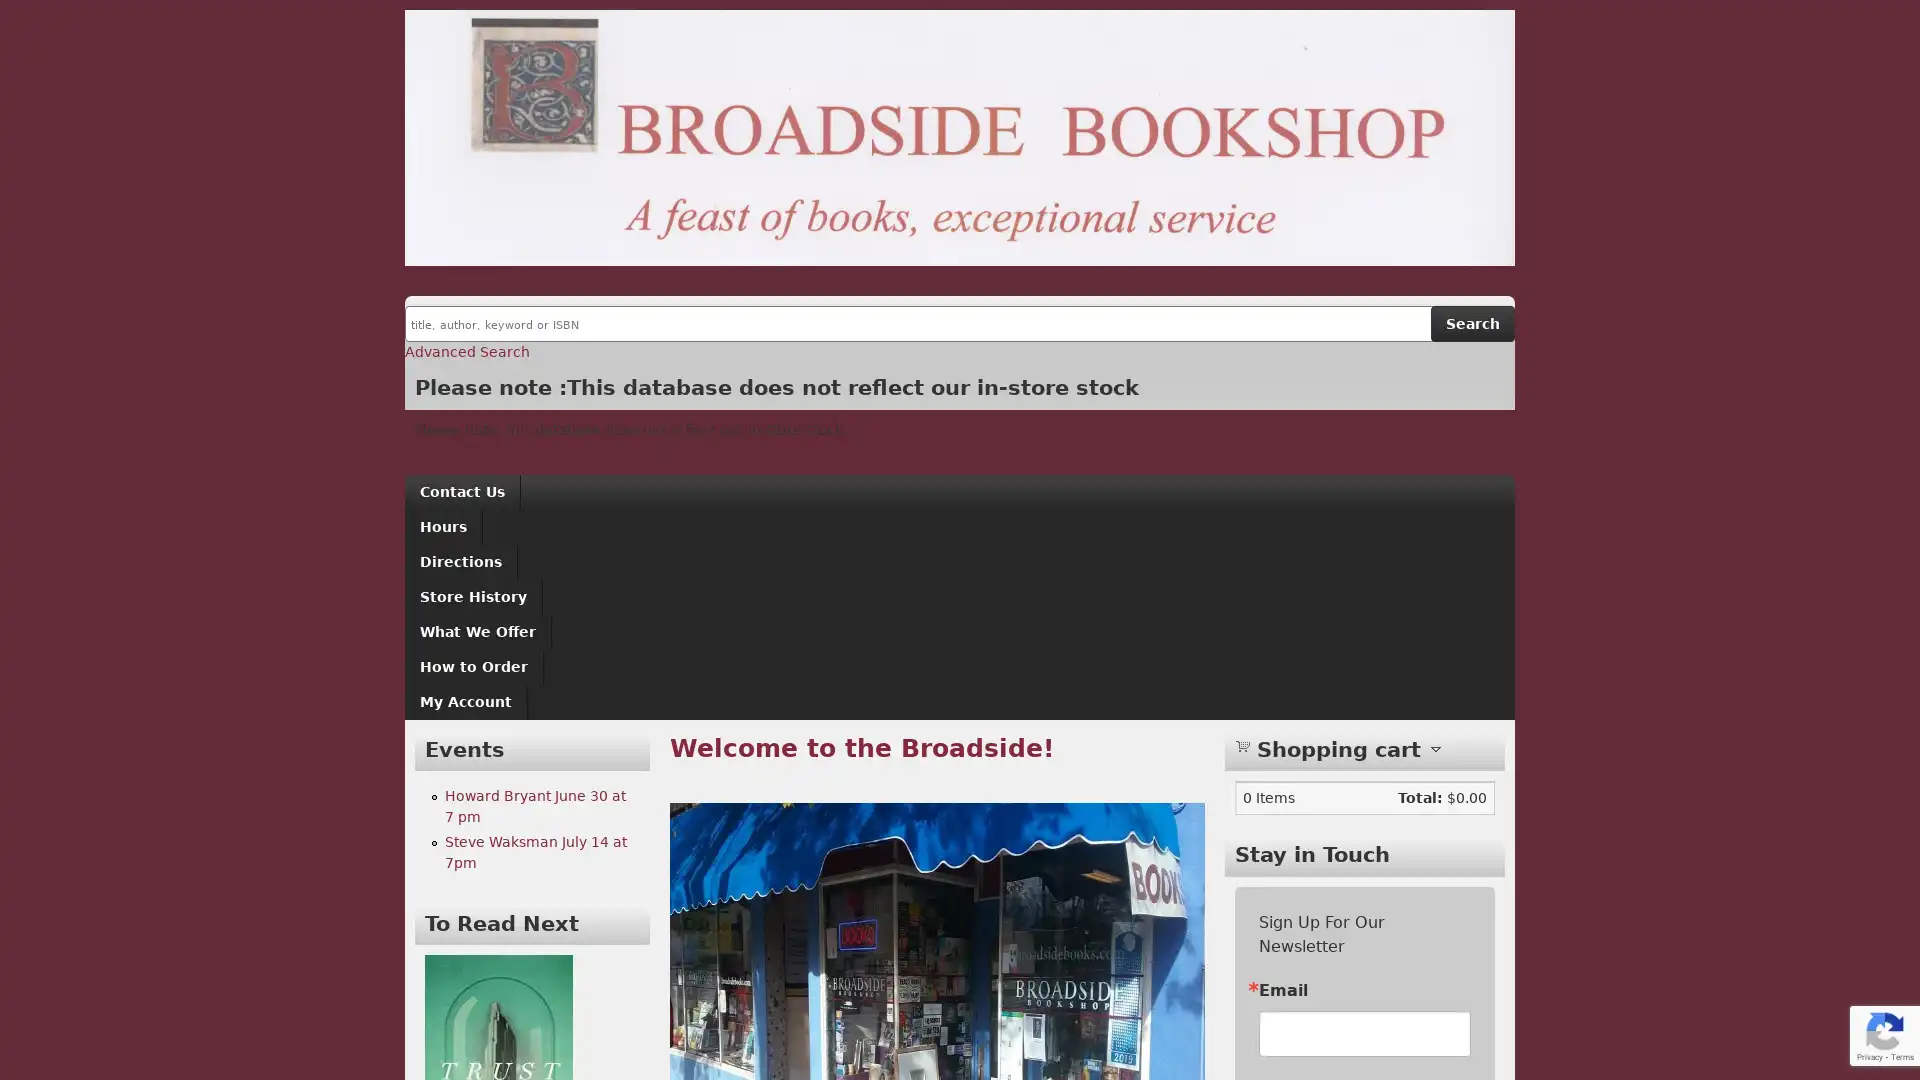  What do you see at coordinates (1473, 323) in the screenshot?
I see `Search` at bounding box center [1473, 323].